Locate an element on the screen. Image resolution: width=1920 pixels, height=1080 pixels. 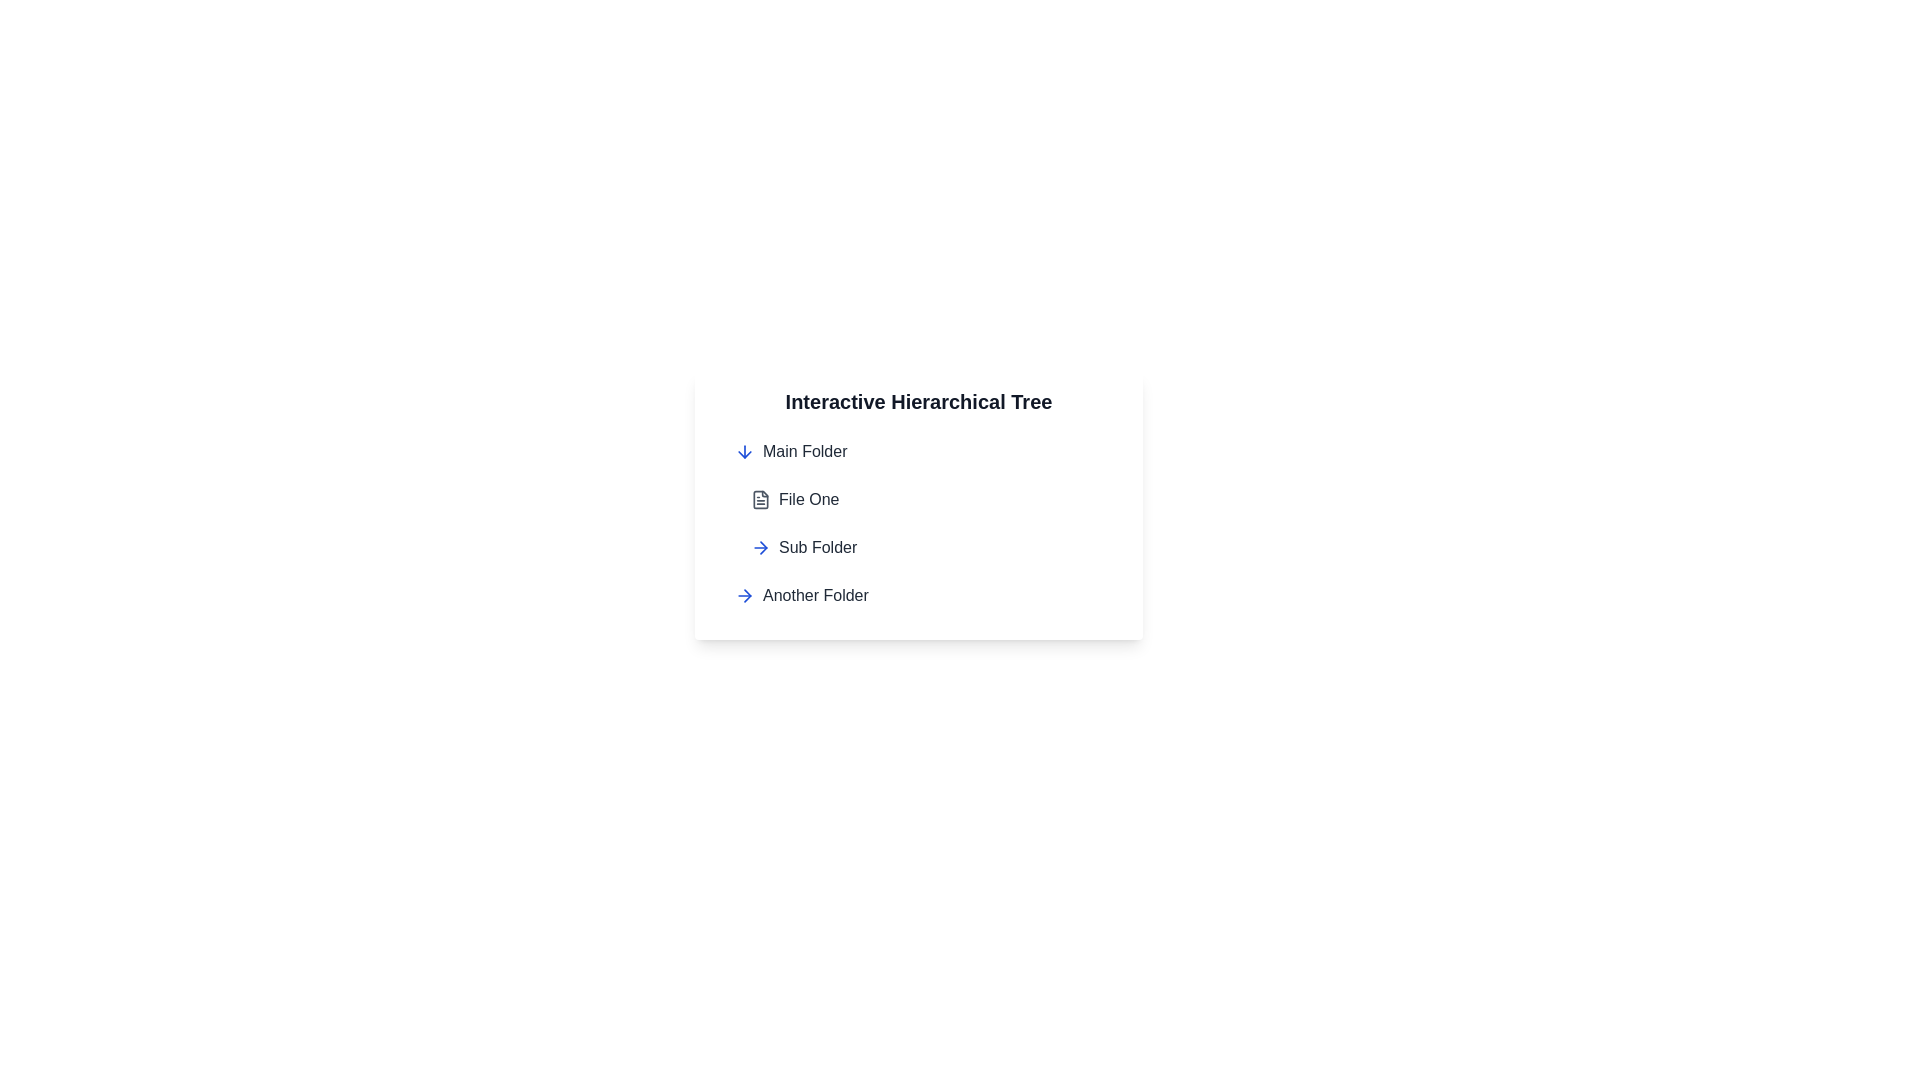
the arrow icon that indicates navigation within the 'Another Folder' item in the hierarchical tree structure is located at coordinates (743, 595).